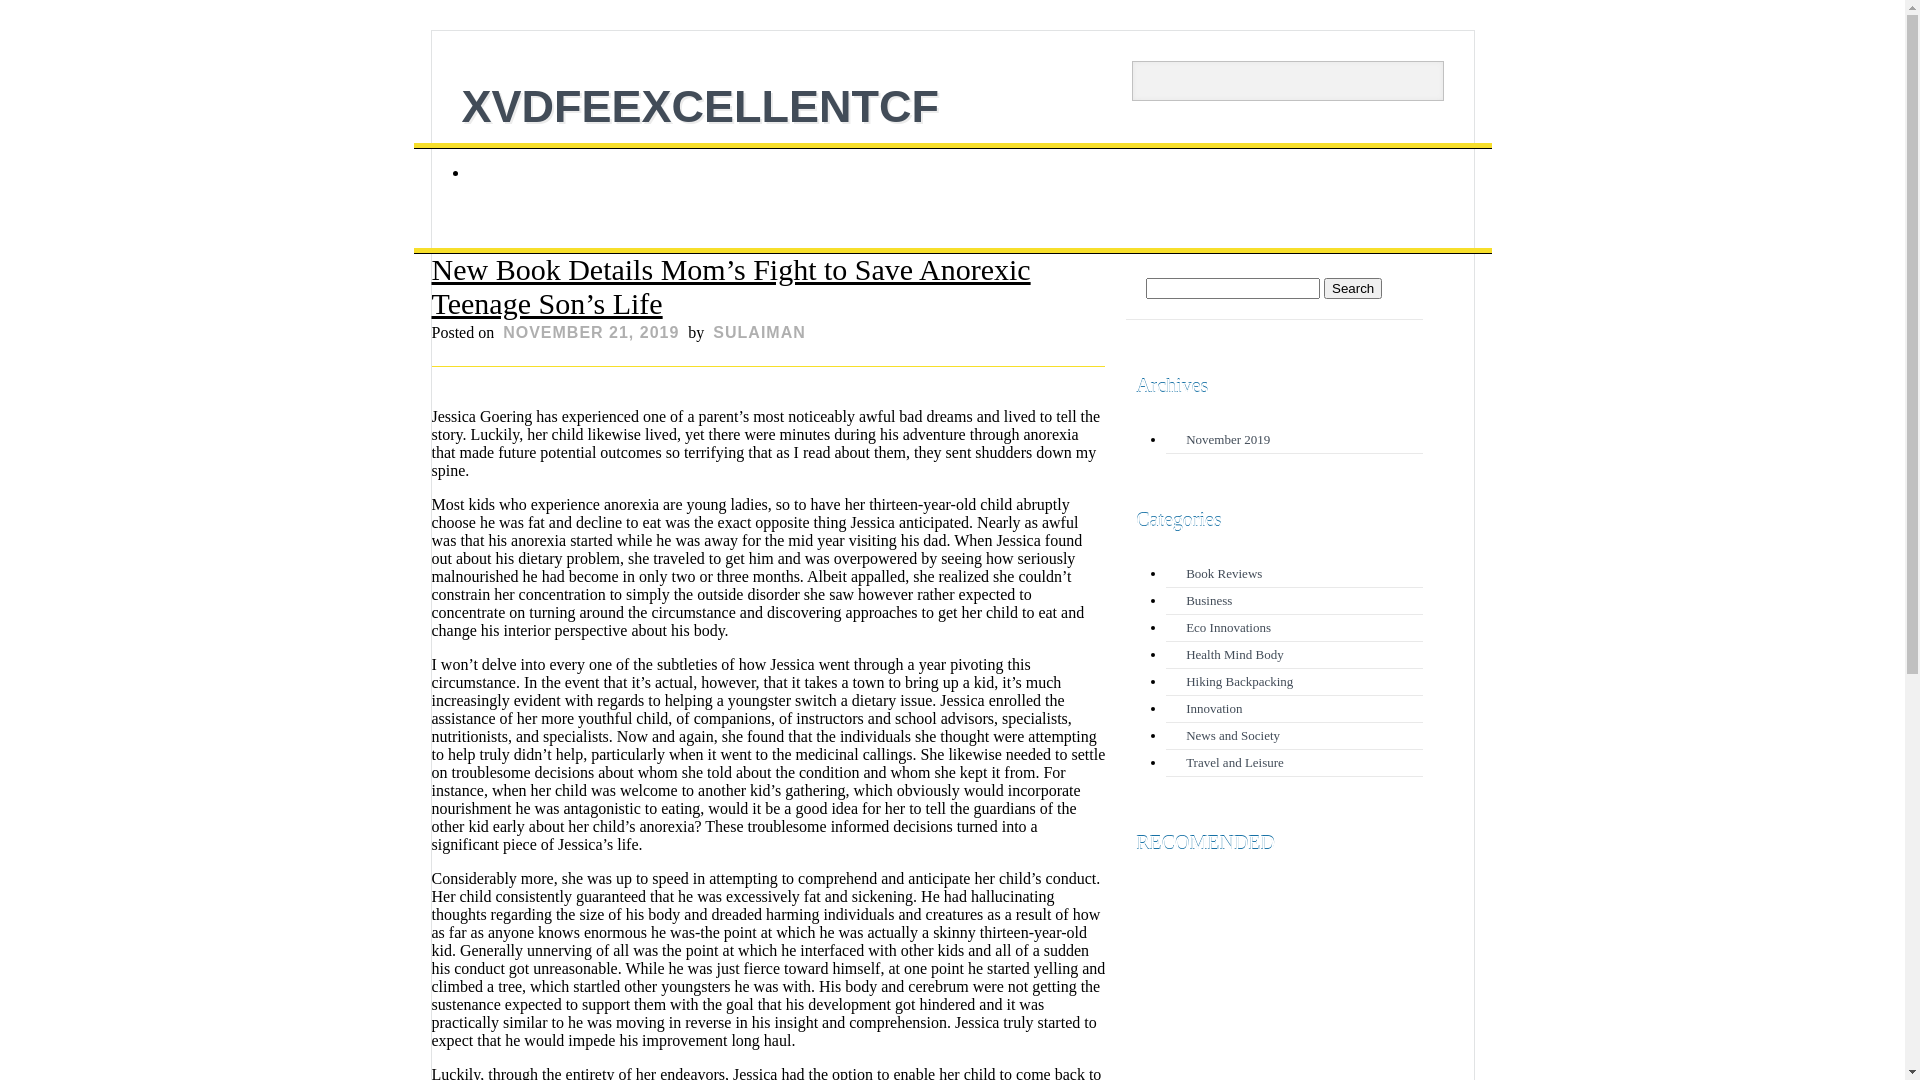 The image size is (1920, 1080). What do you see at coordinates (1233, 654) in the screenshot?
I see `'Health Mind Body'` at bounding box center [1233, 654].